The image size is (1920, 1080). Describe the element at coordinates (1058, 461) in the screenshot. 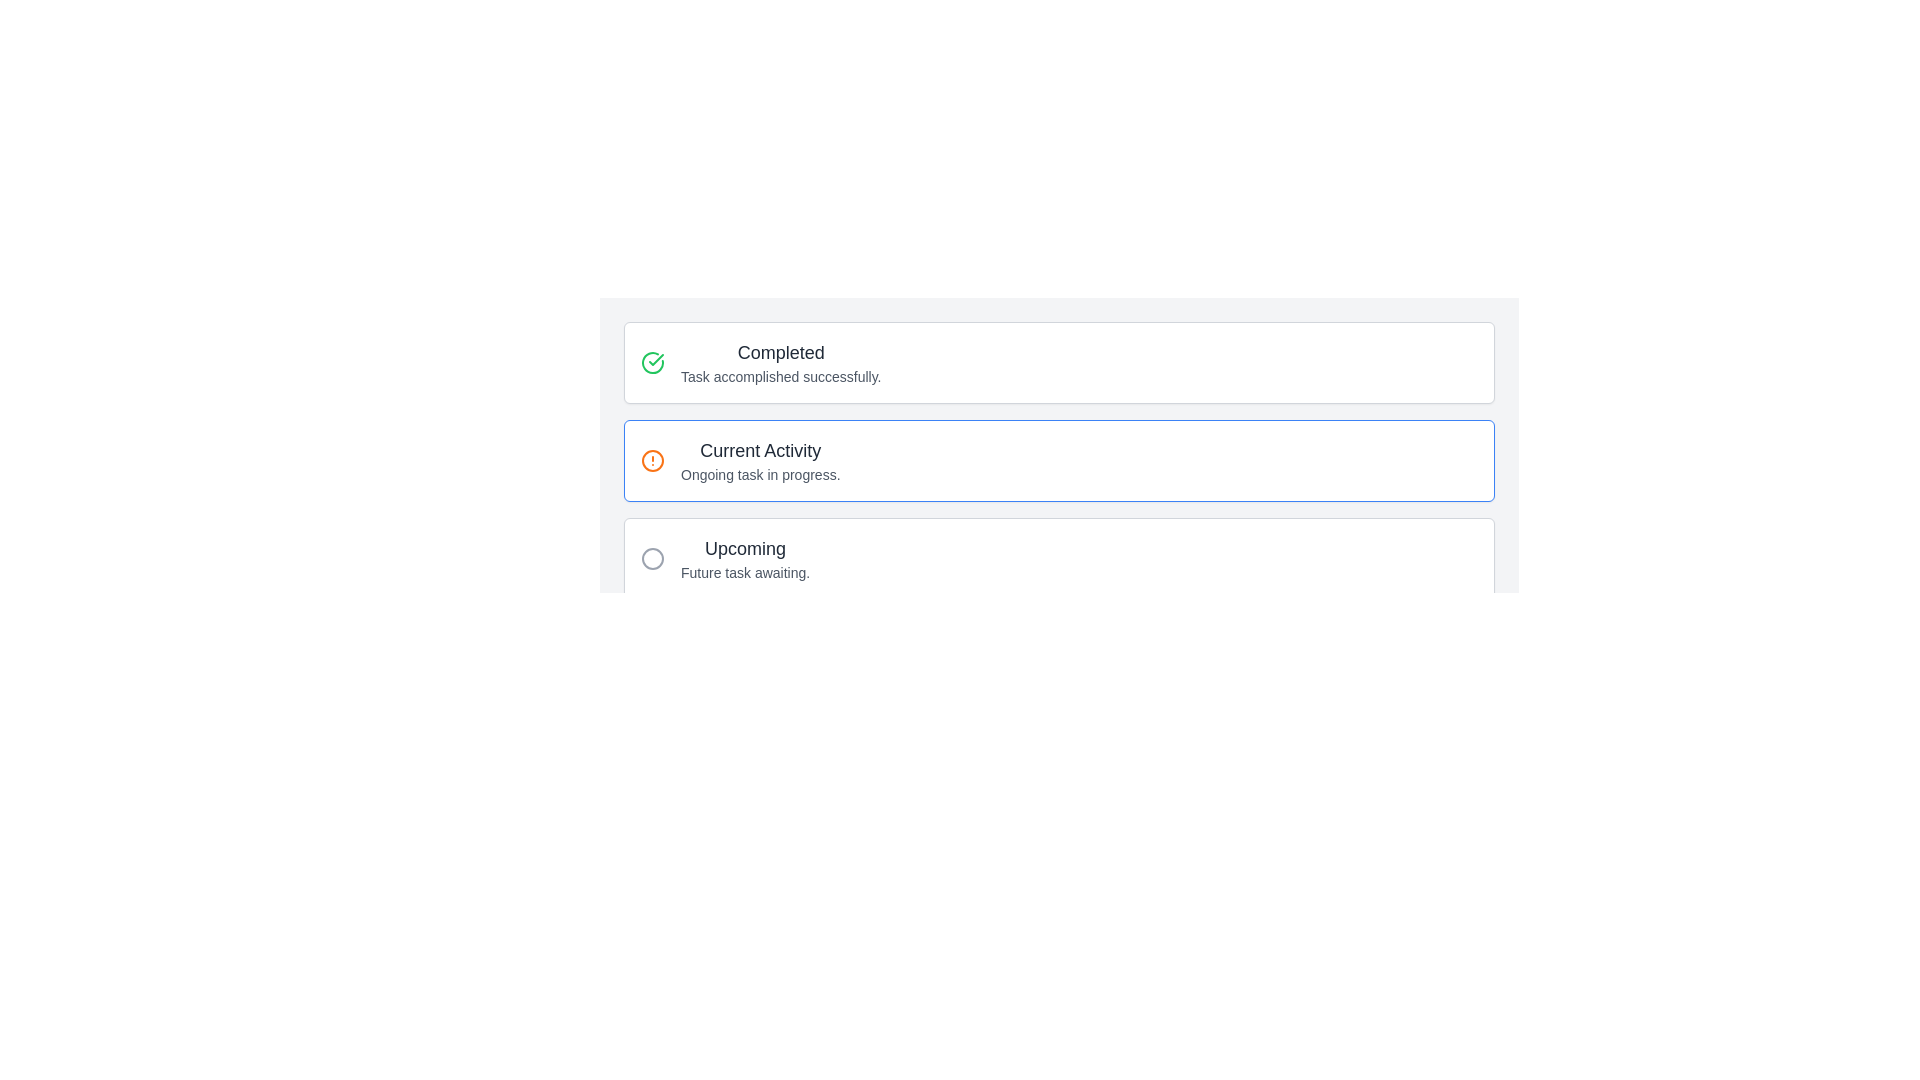

I see `information displayed in the 'Current Activity' informational card, which contains the title 'Current Activity' and the description 'Ongoing task in progress.'` at that location.